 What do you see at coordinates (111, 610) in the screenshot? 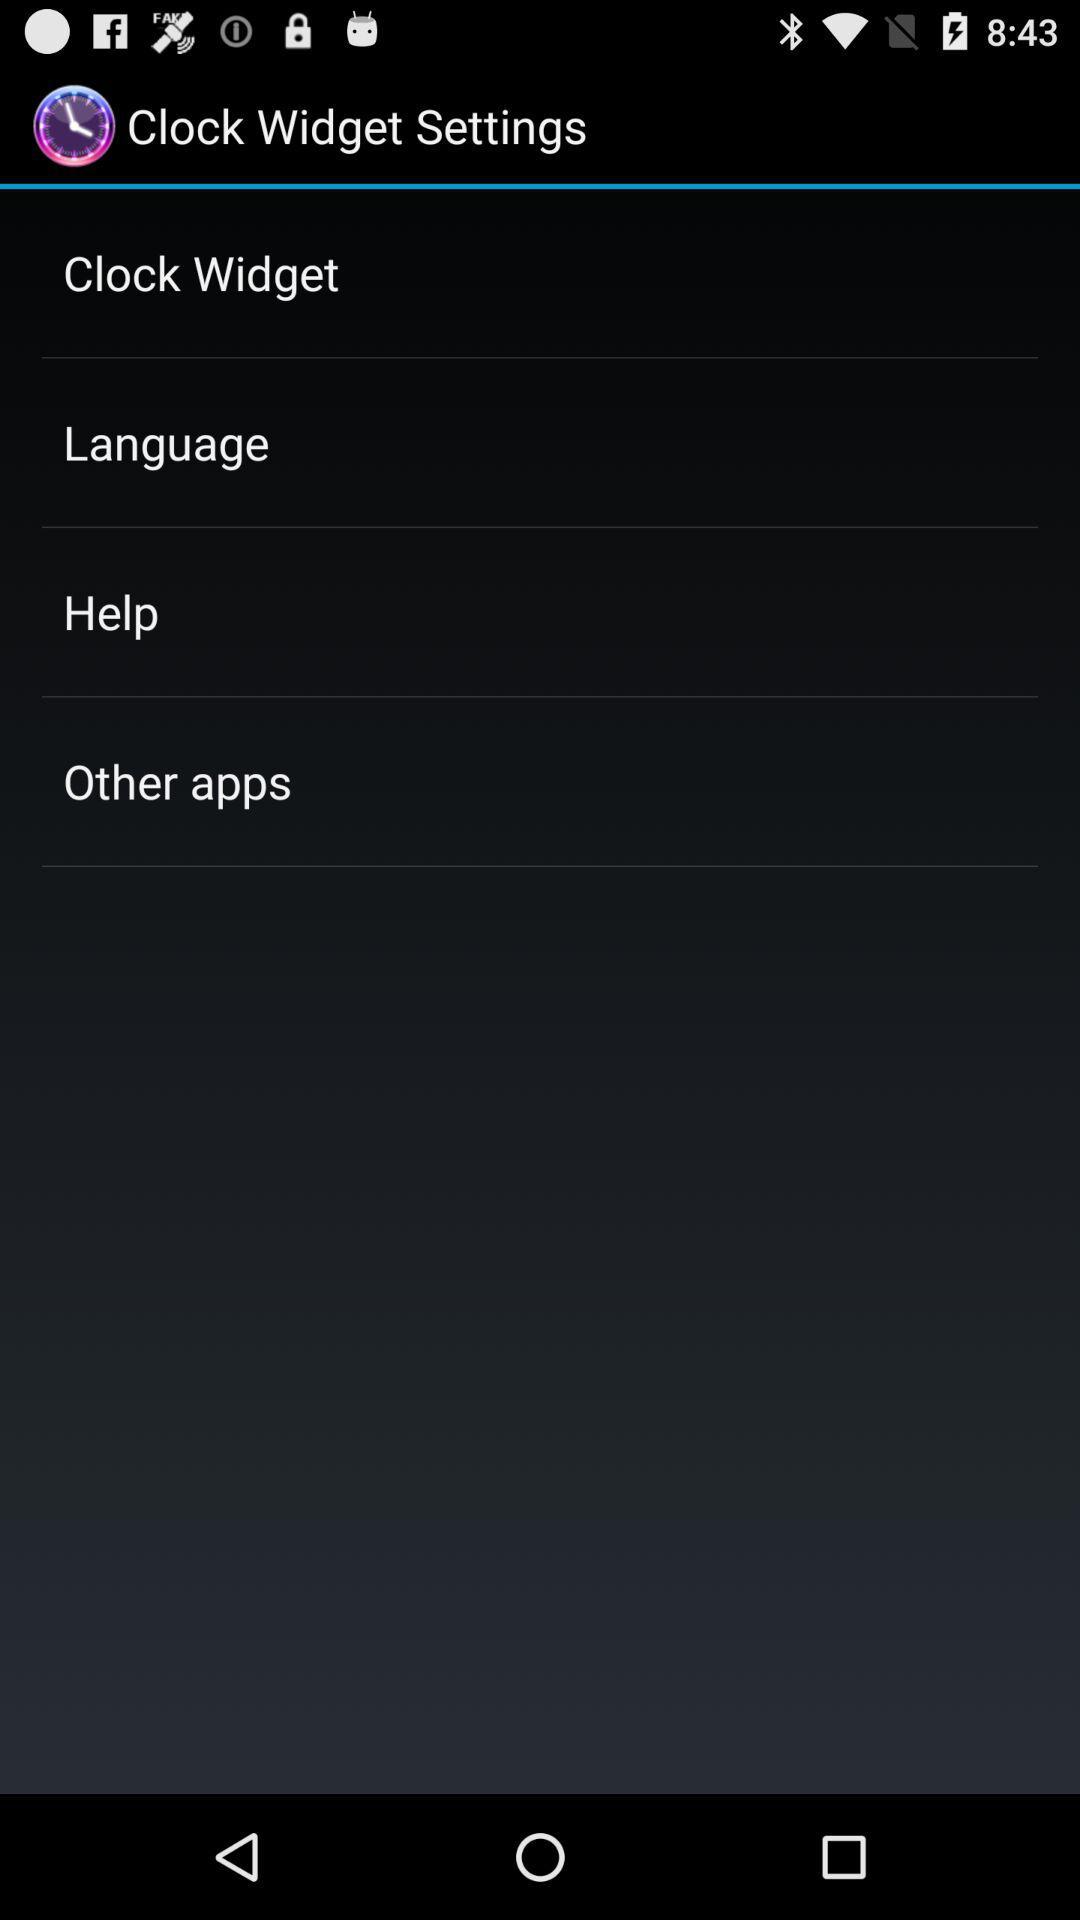
I see `the help item` at bounding box center [111, 610].